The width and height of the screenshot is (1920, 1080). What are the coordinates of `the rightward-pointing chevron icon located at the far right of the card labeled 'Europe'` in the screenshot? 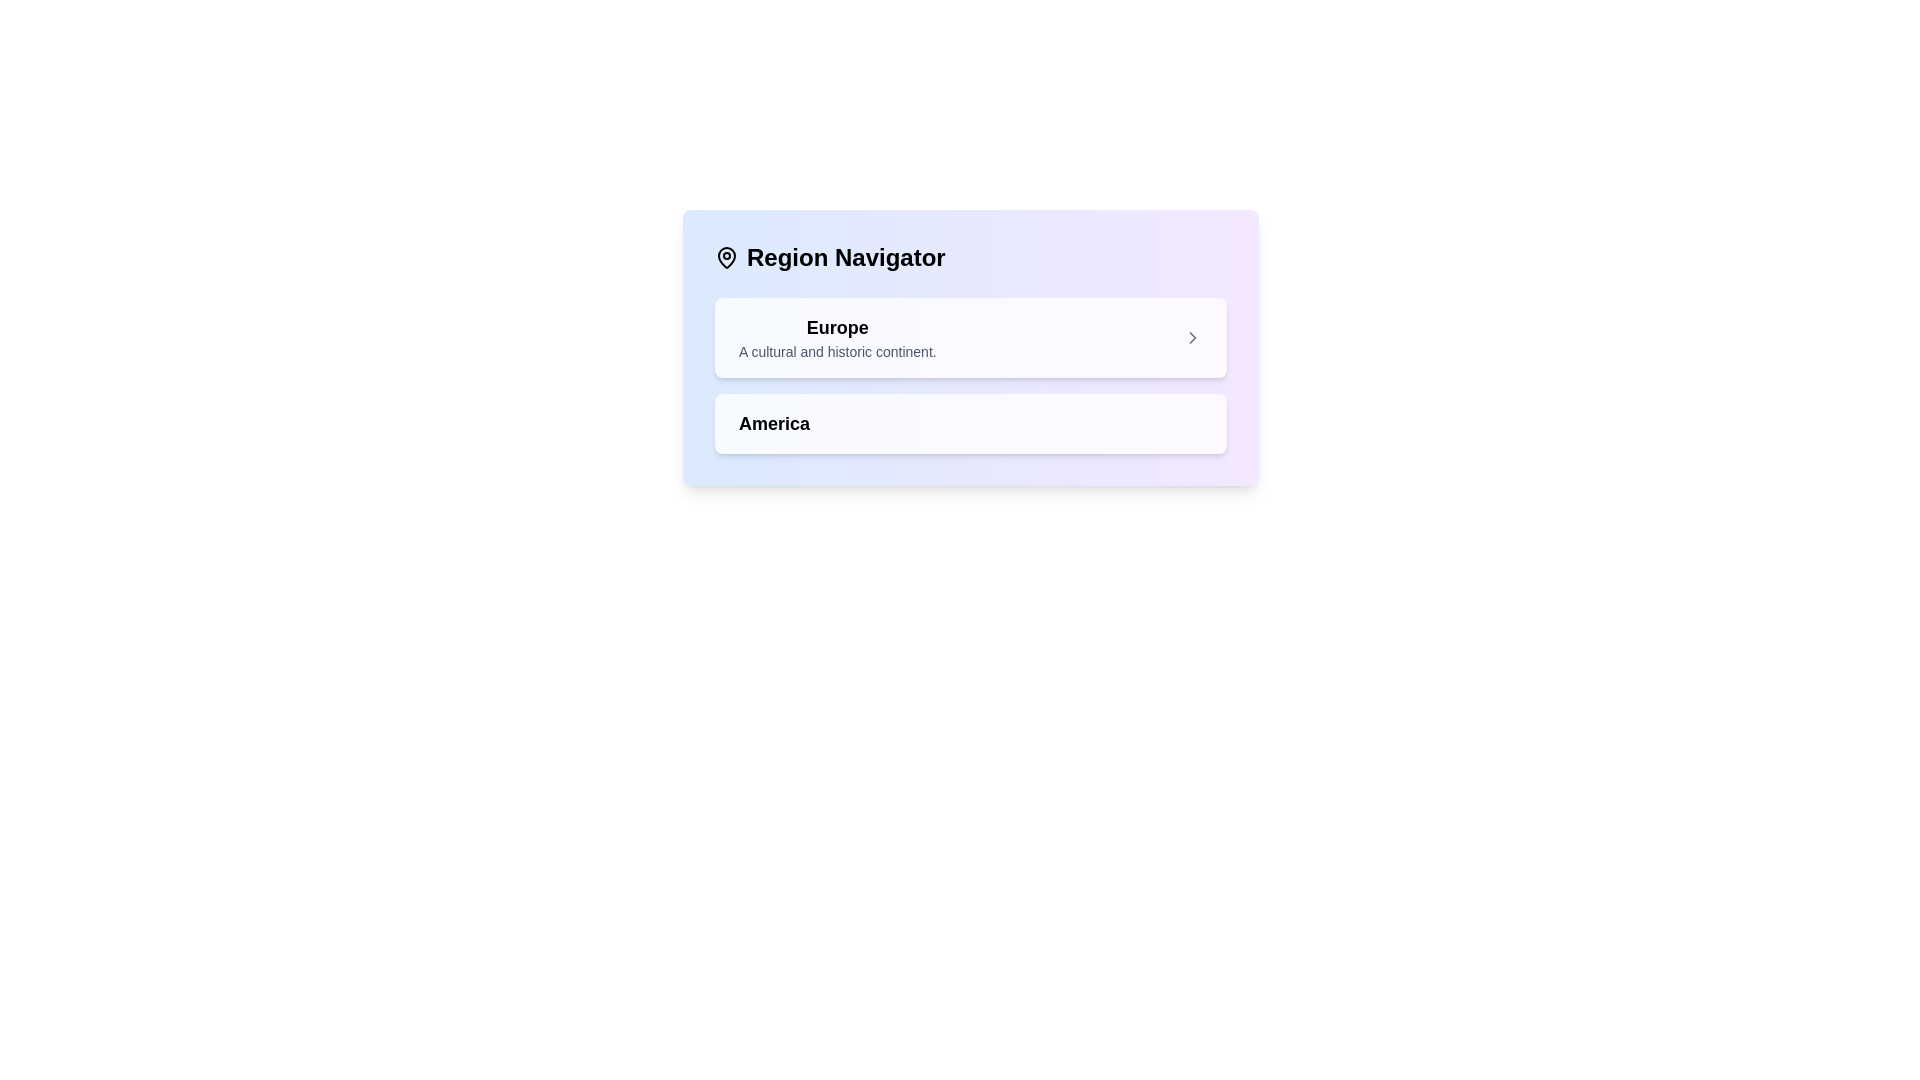 It's located at (1193, 337).